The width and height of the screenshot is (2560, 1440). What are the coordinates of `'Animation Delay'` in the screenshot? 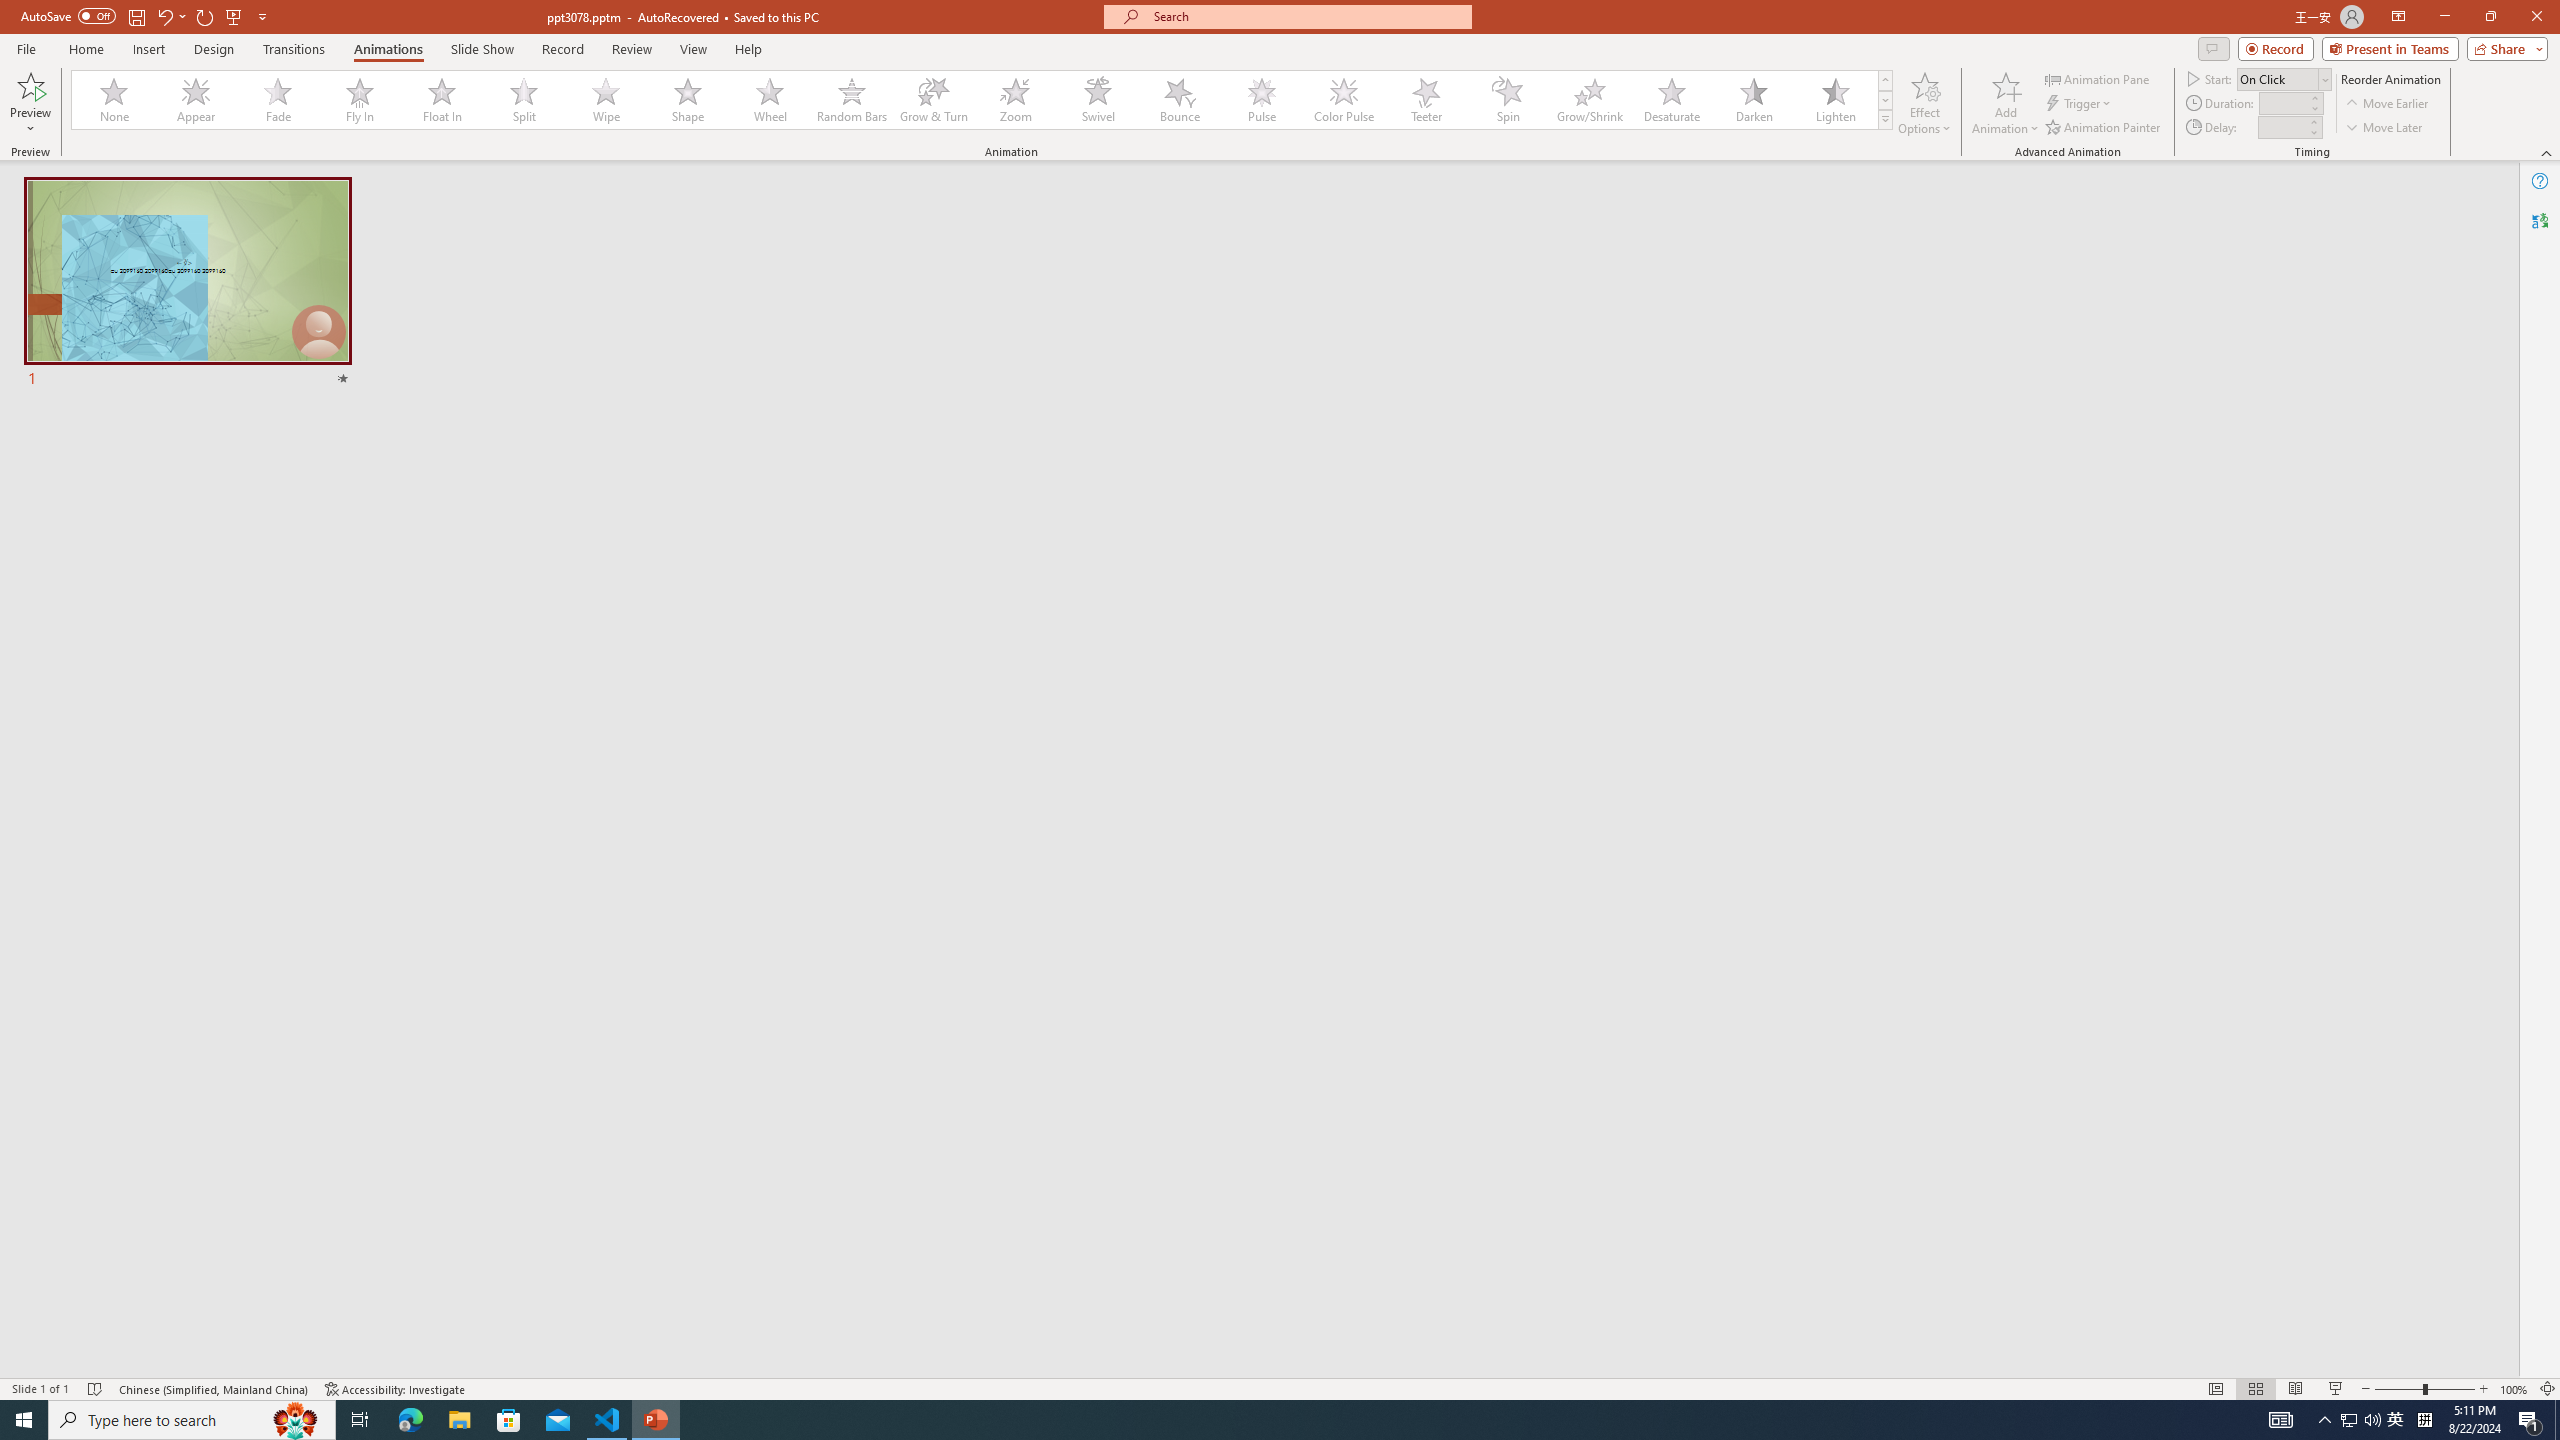 It's located at (2279, 126).